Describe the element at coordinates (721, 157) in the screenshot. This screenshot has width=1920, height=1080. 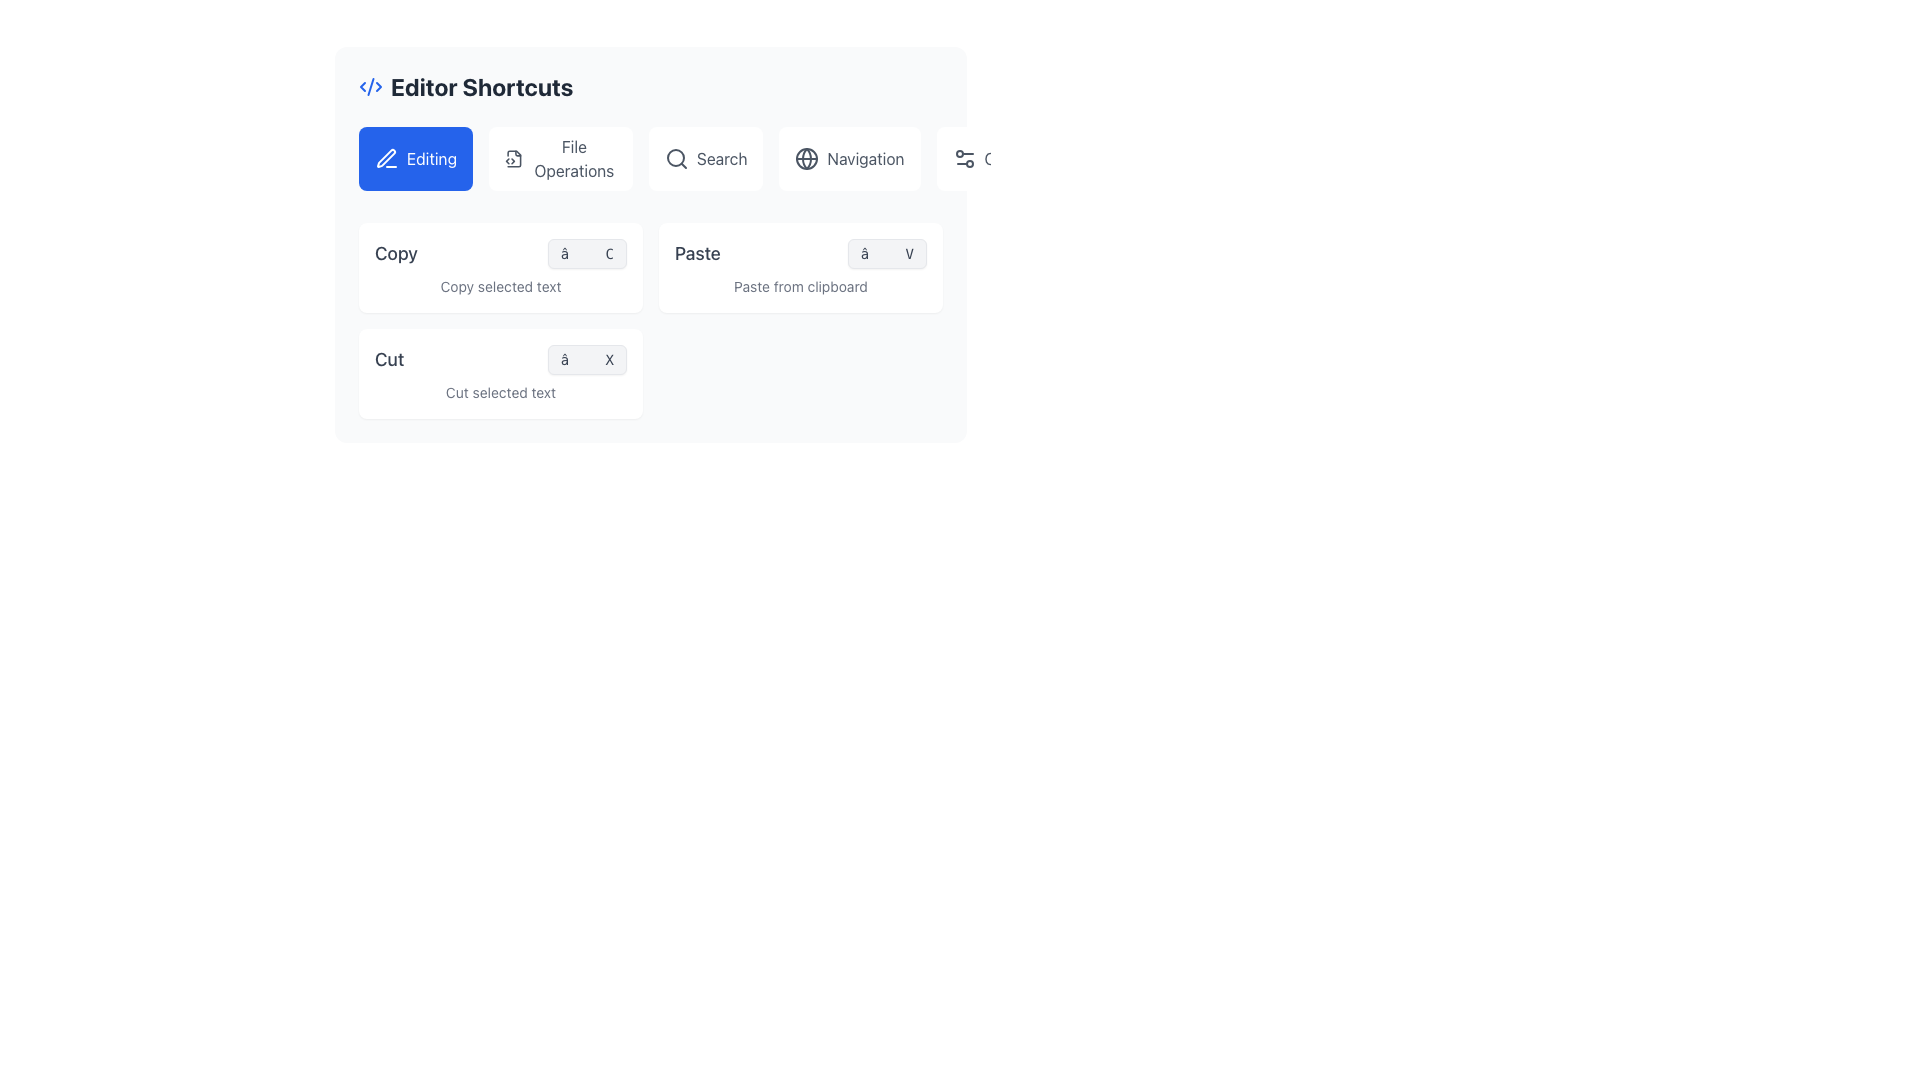
I see `label of the 'Search' button, which is part of an interactive button group located near the top center of the interface` at that location.